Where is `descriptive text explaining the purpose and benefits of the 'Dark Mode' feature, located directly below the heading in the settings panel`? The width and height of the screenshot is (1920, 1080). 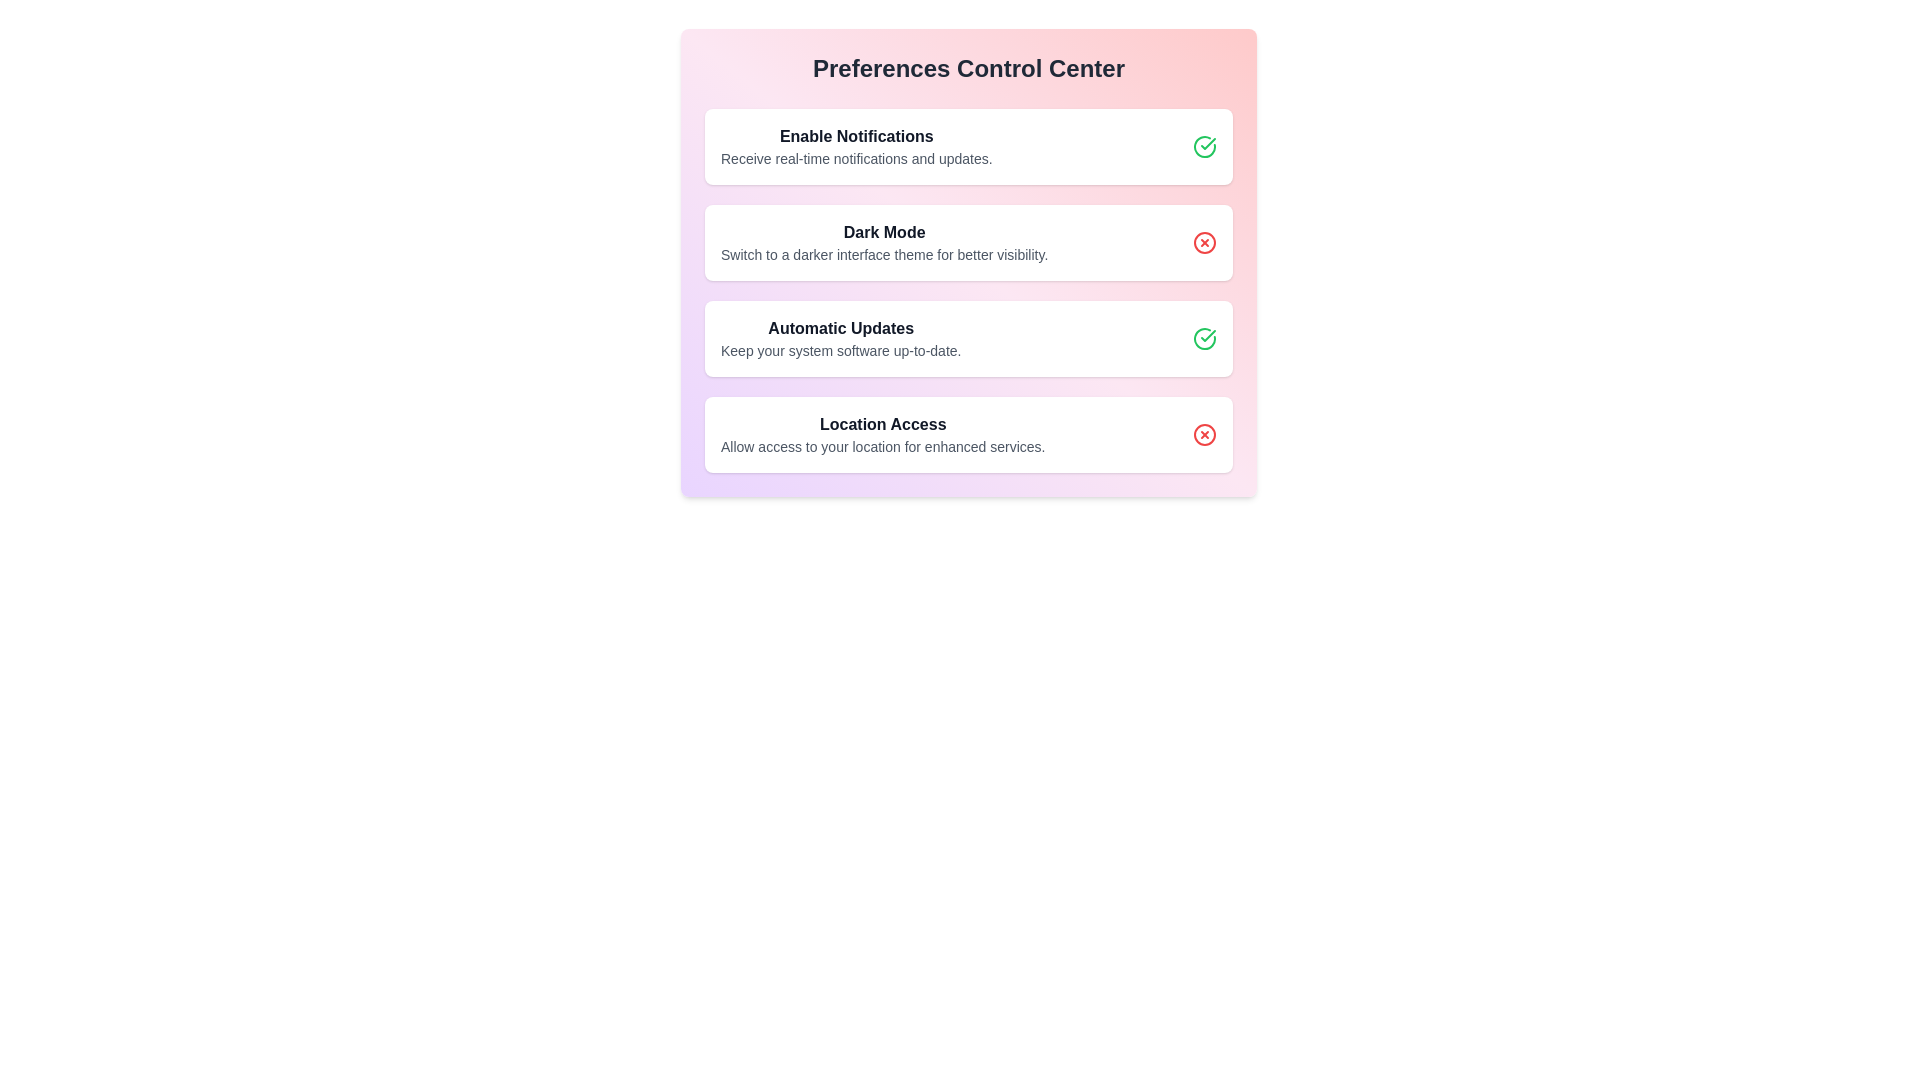
descriptive text explaining the purpose and benefits of the 'Dark Mode' feature, located directly below the heading in the settings panel is located at coordinates (883, 253).